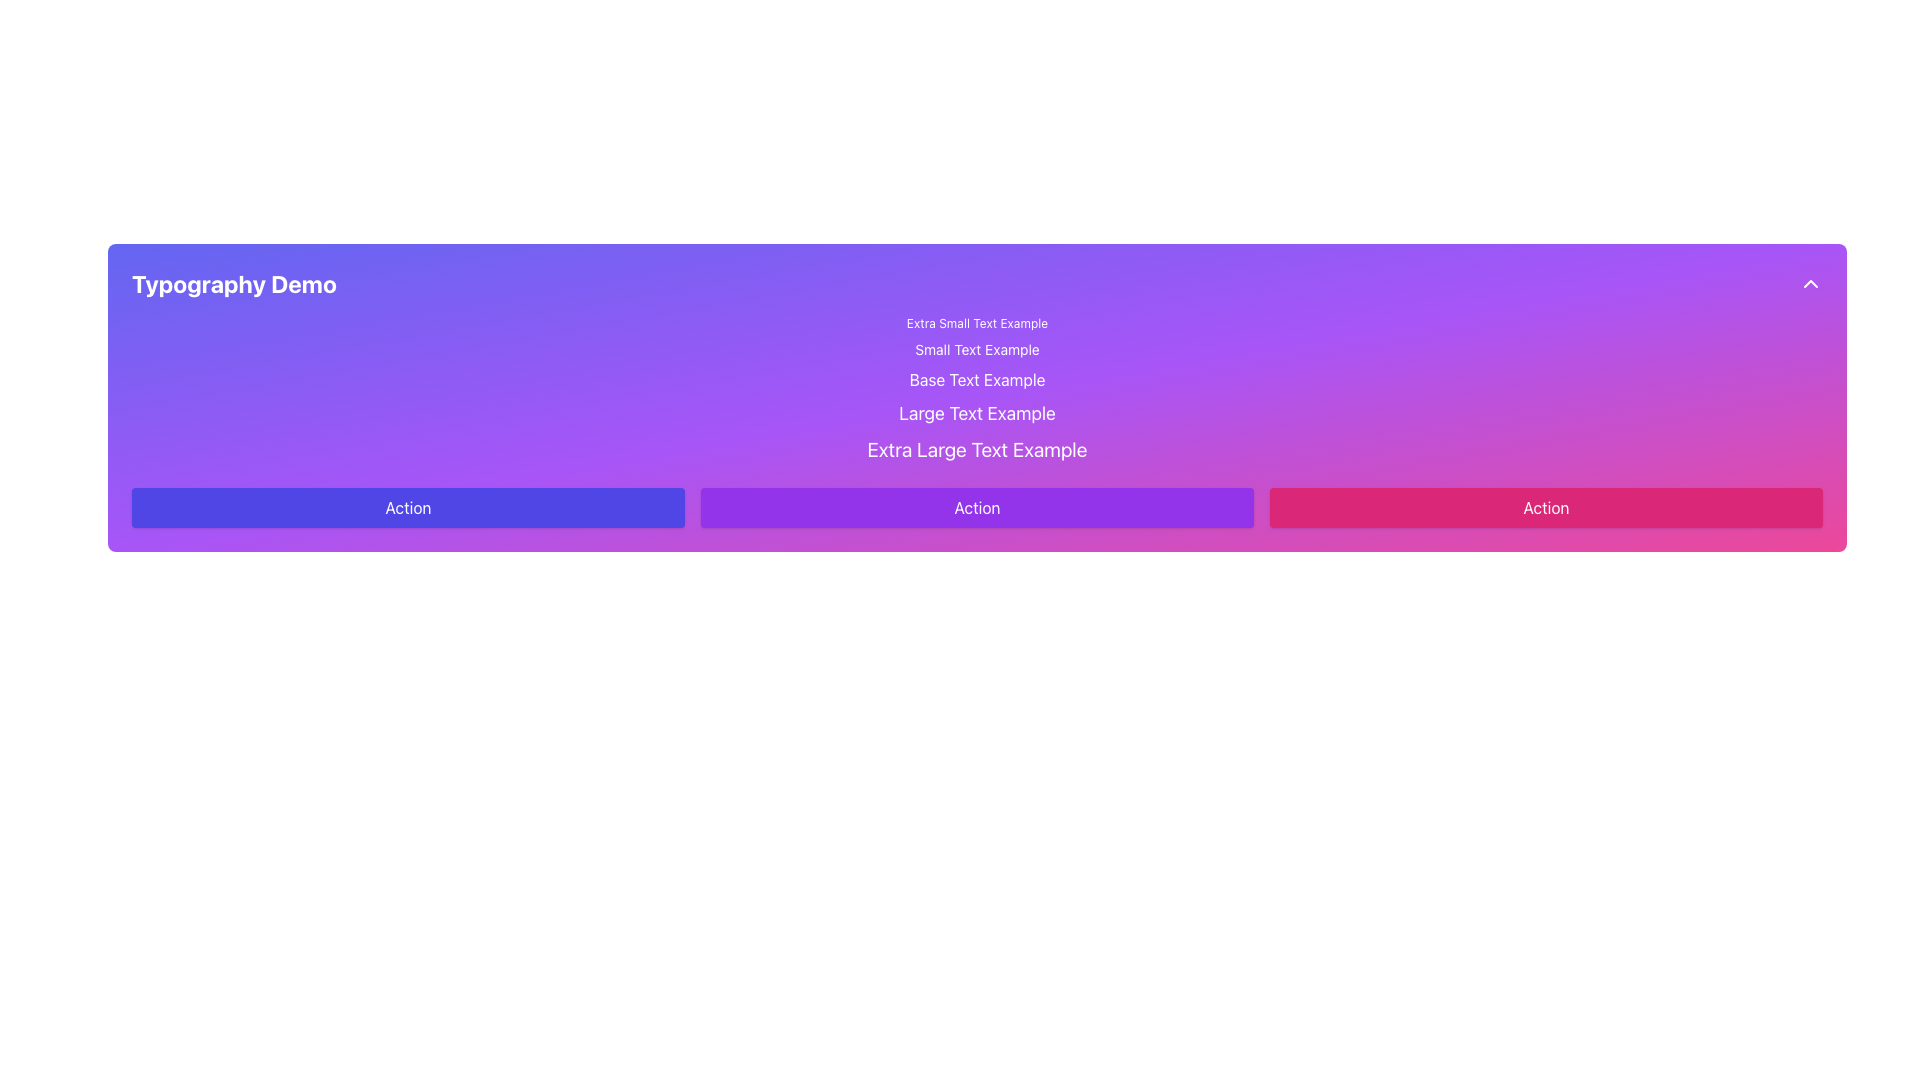 The image size is (1920, 1080). I want to click on the leftmost button beneath the 'Typography Demo' label, so click(407, 507).